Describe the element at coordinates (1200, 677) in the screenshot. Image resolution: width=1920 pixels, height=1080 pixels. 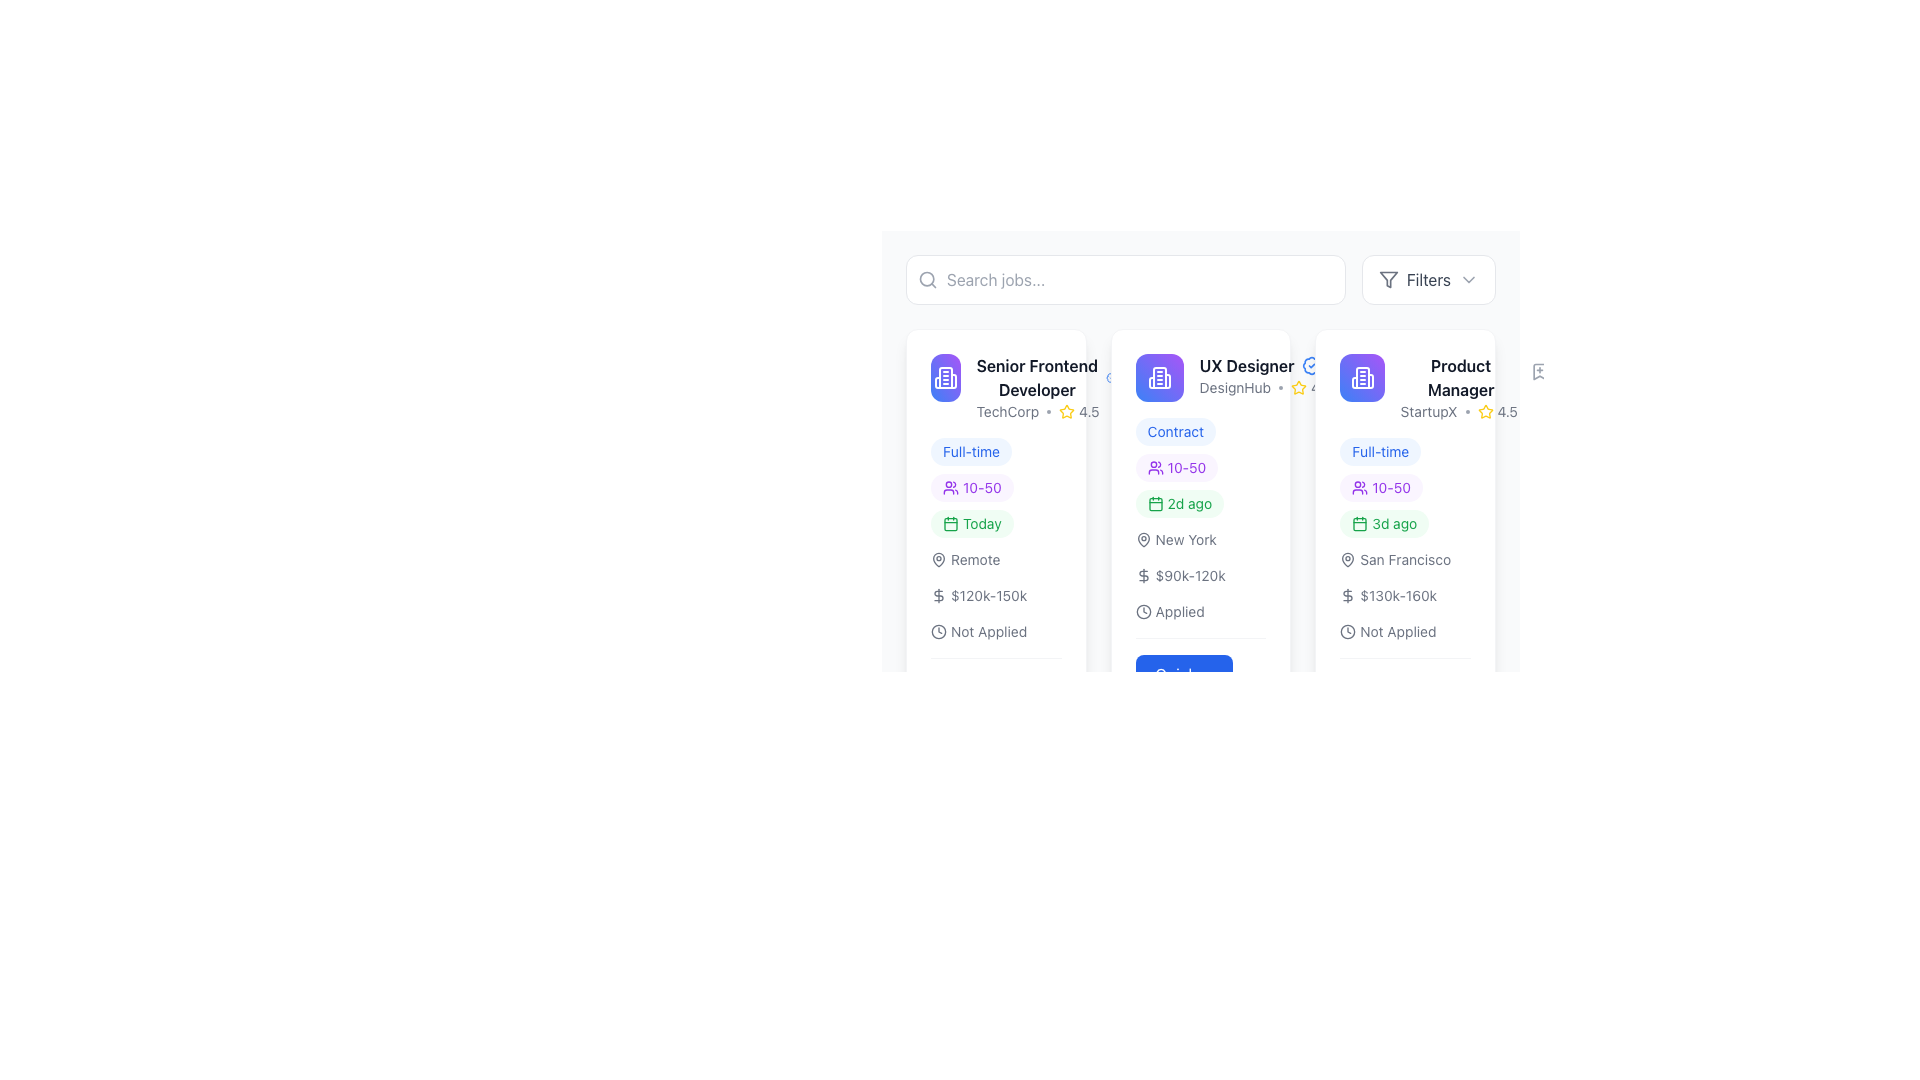
I see `the 'Quick Apply' button with rounded corners and a blue background` at that location.